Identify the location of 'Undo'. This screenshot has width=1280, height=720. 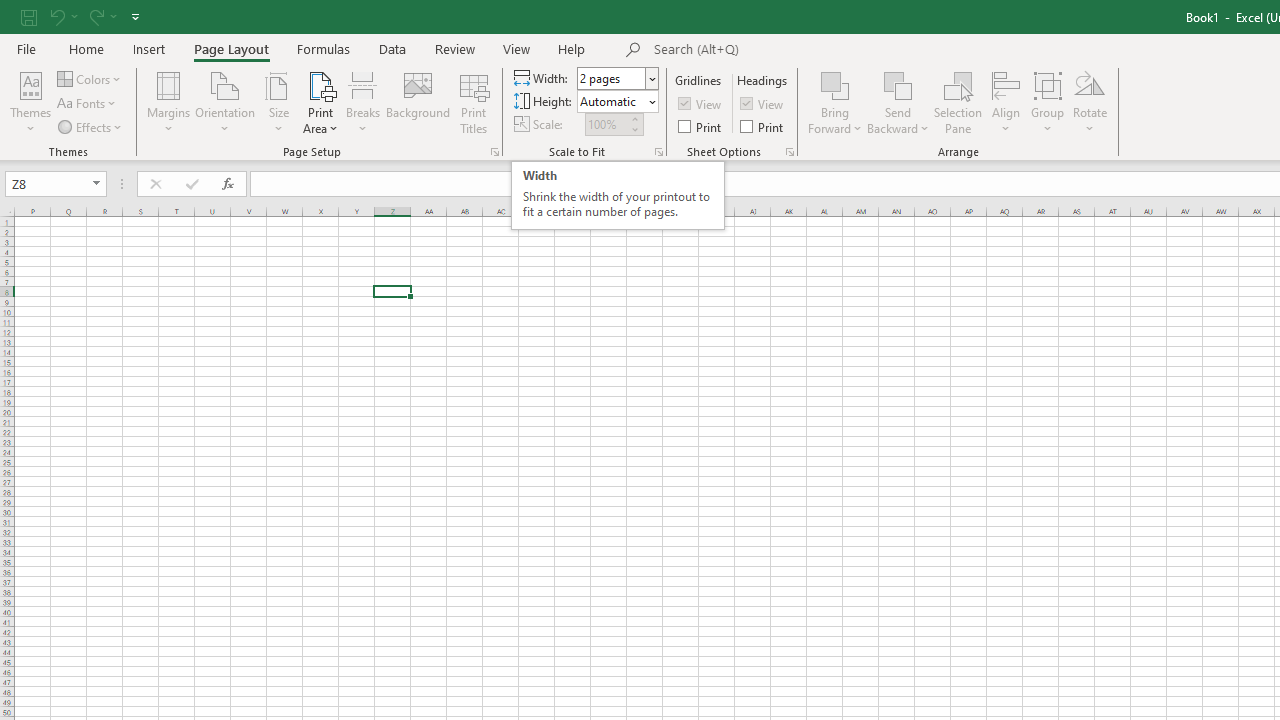
(56, 16).